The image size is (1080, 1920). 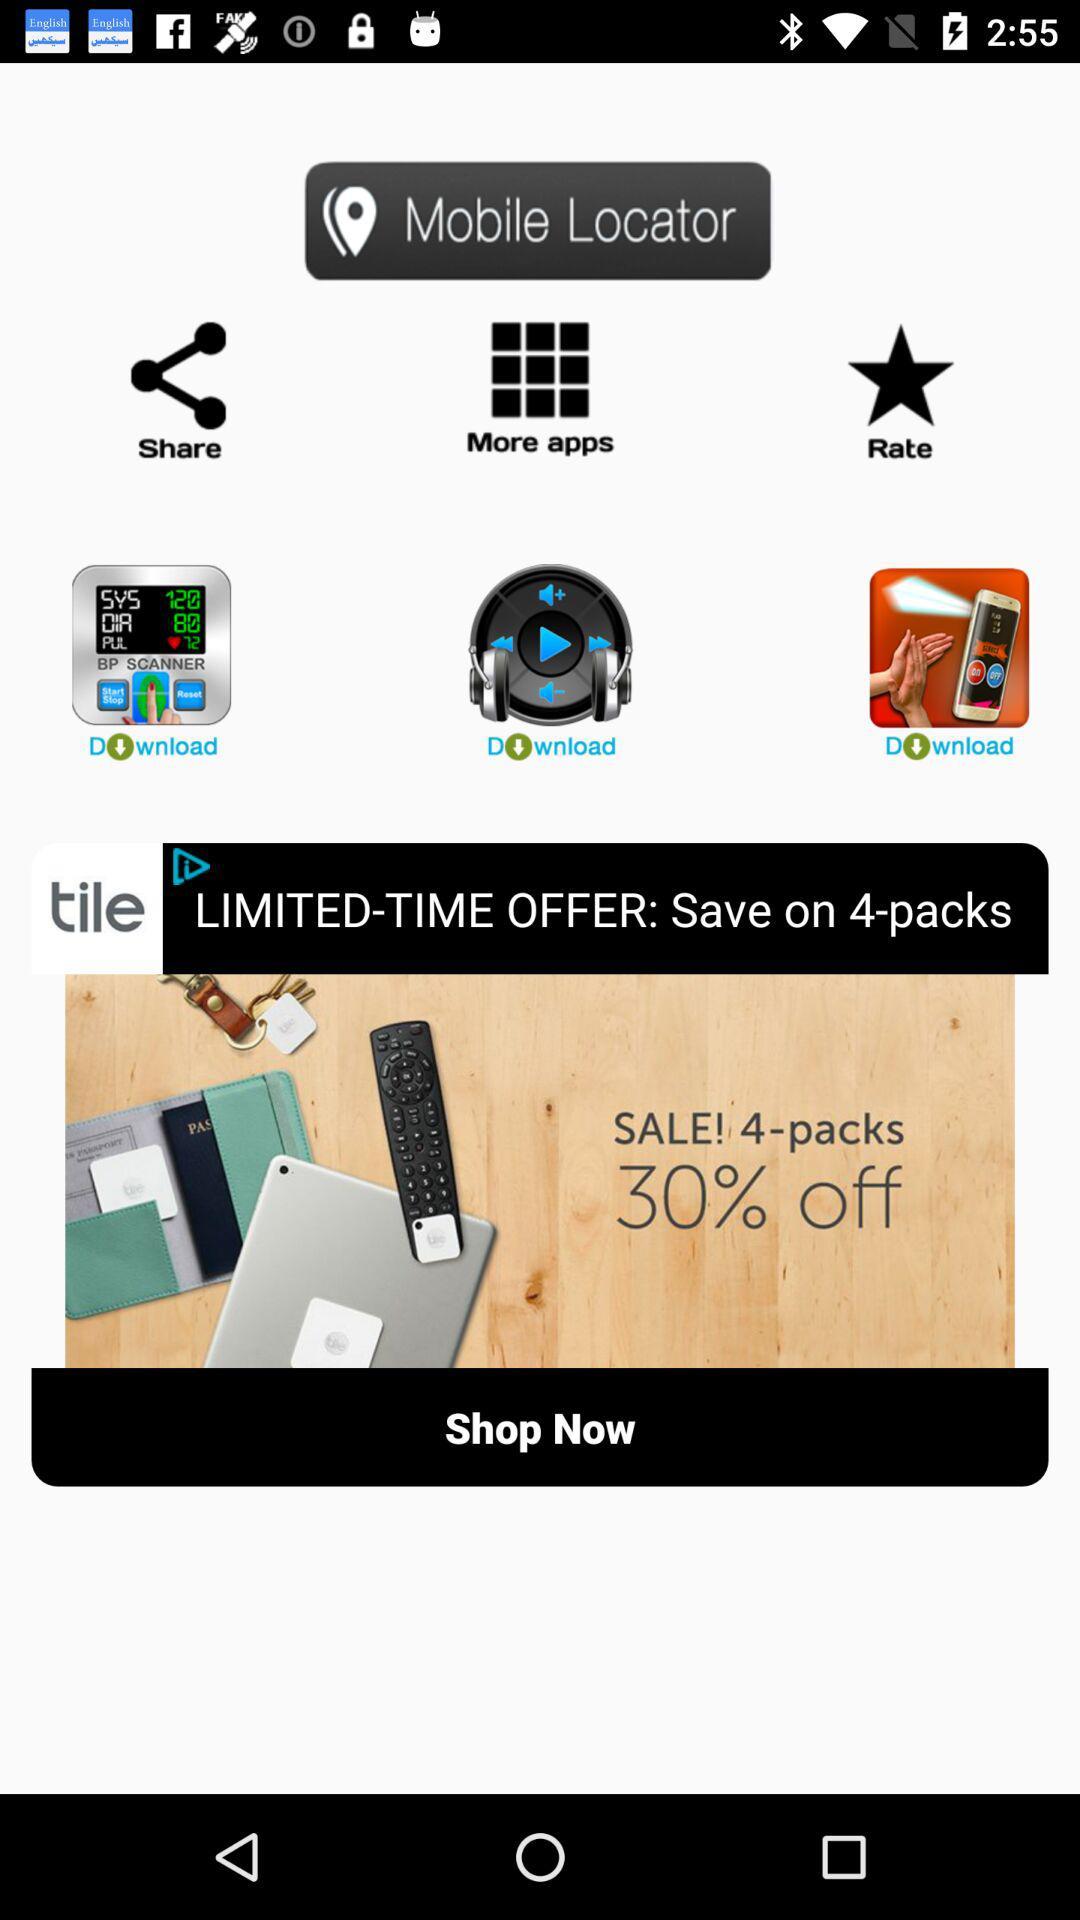 I want to click on the share icon, so click(x=180, y=391).